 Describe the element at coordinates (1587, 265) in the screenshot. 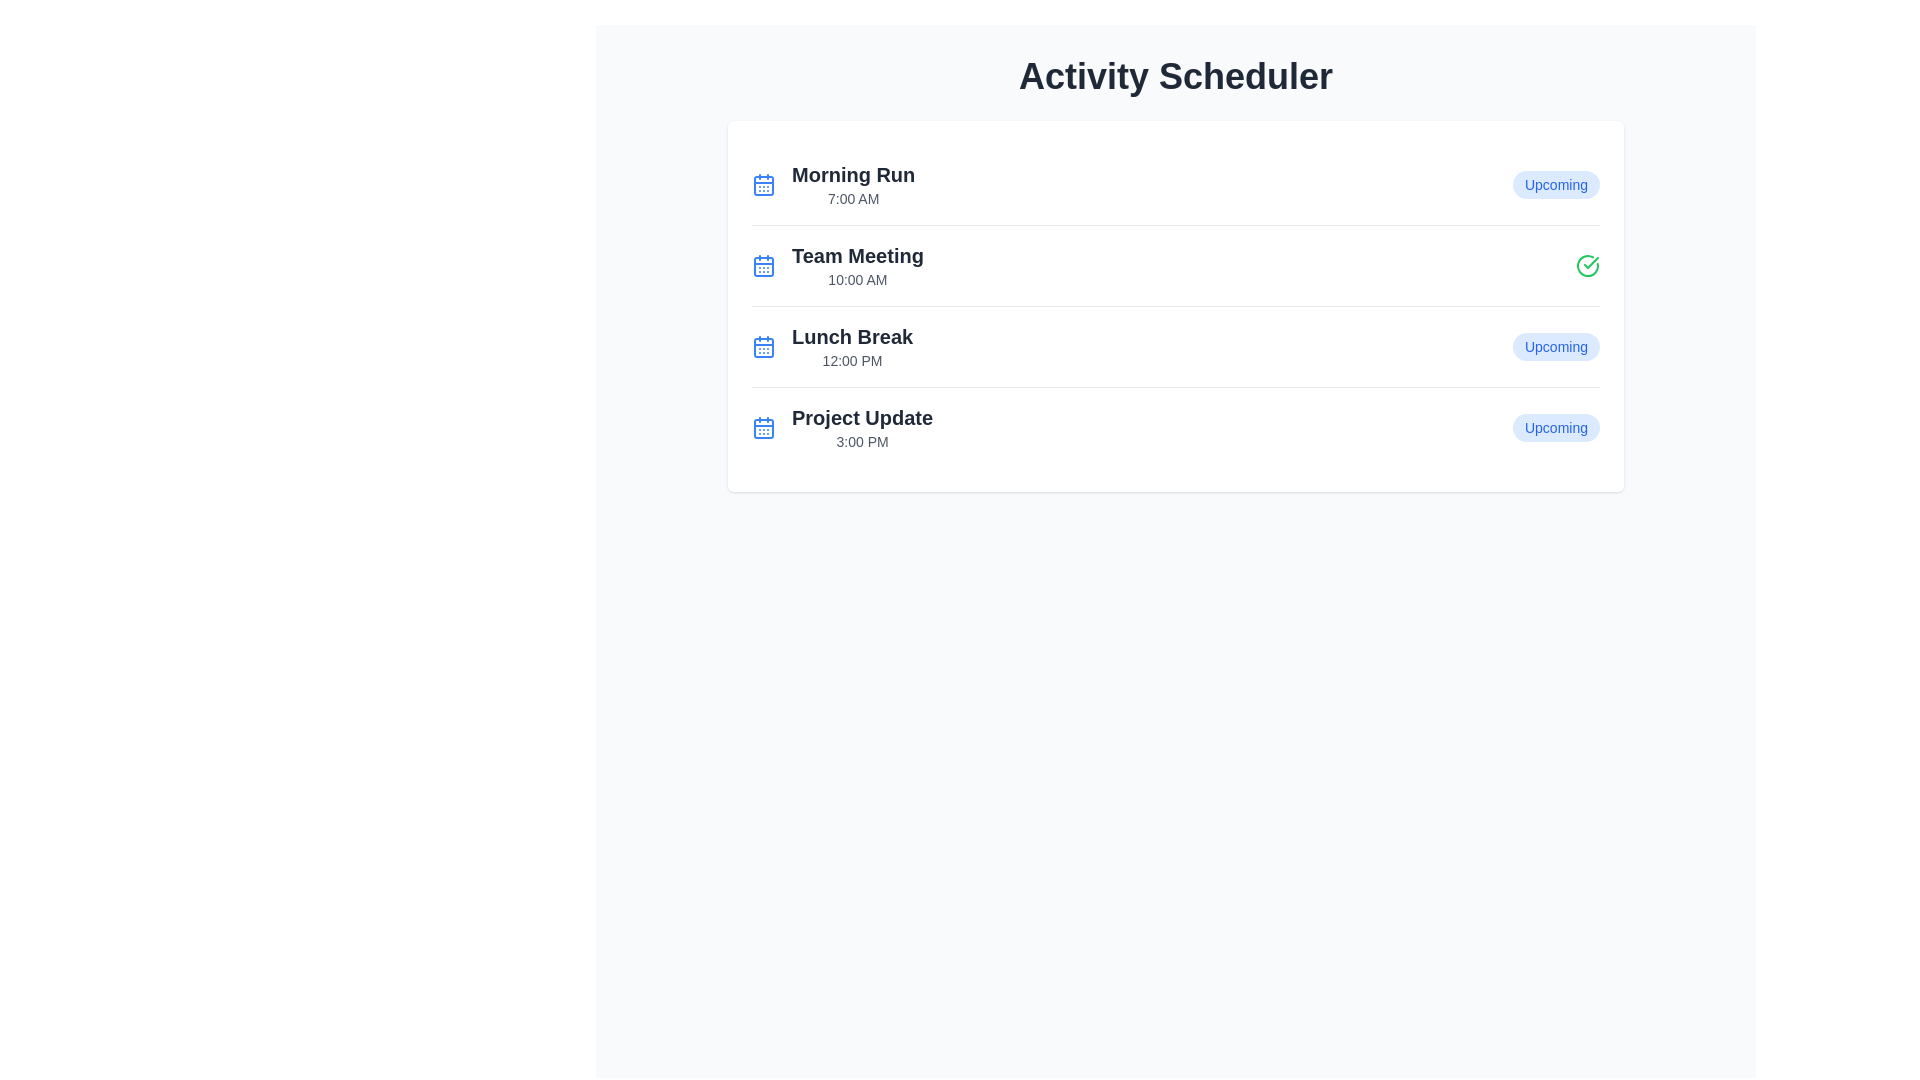

I see `the prominent green circular icon with a checkmark symbol, located adjacent to the '10:00 AM' text` at that location.